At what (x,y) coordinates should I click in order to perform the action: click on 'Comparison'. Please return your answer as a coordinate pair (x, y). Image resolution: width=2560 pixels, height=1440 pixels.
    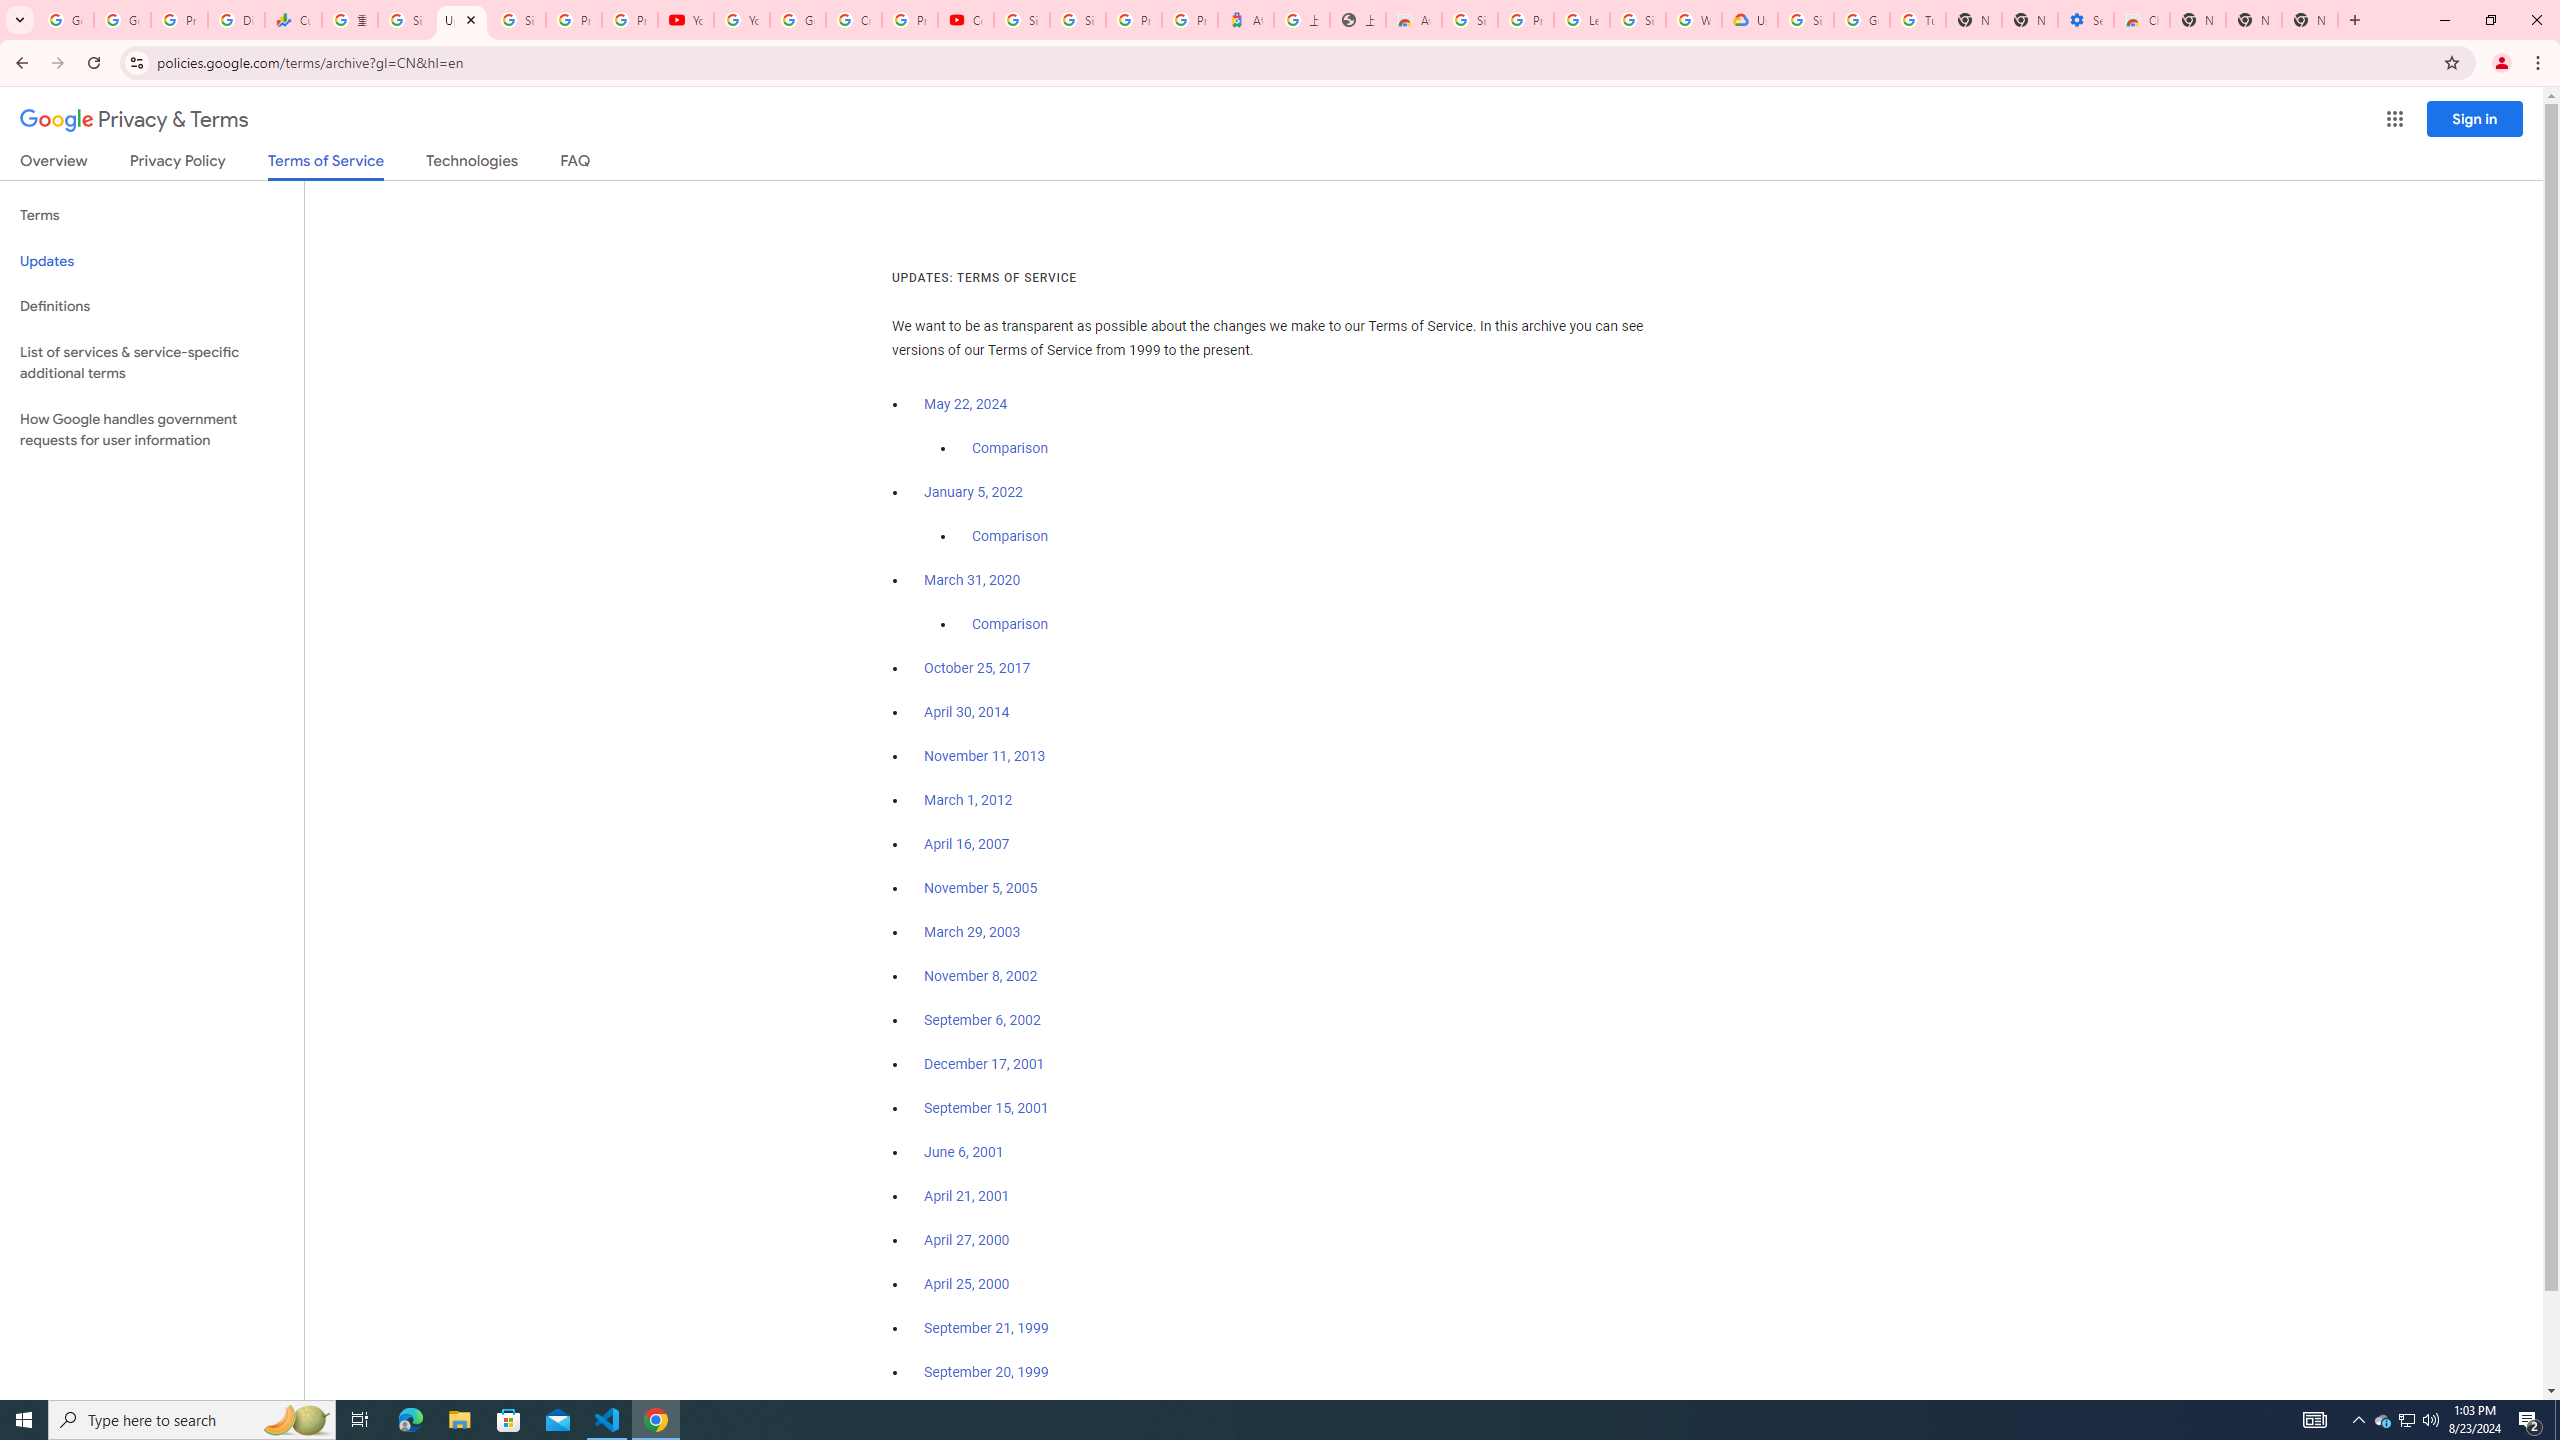
    Looking at the image, I should click on (1008, 624).